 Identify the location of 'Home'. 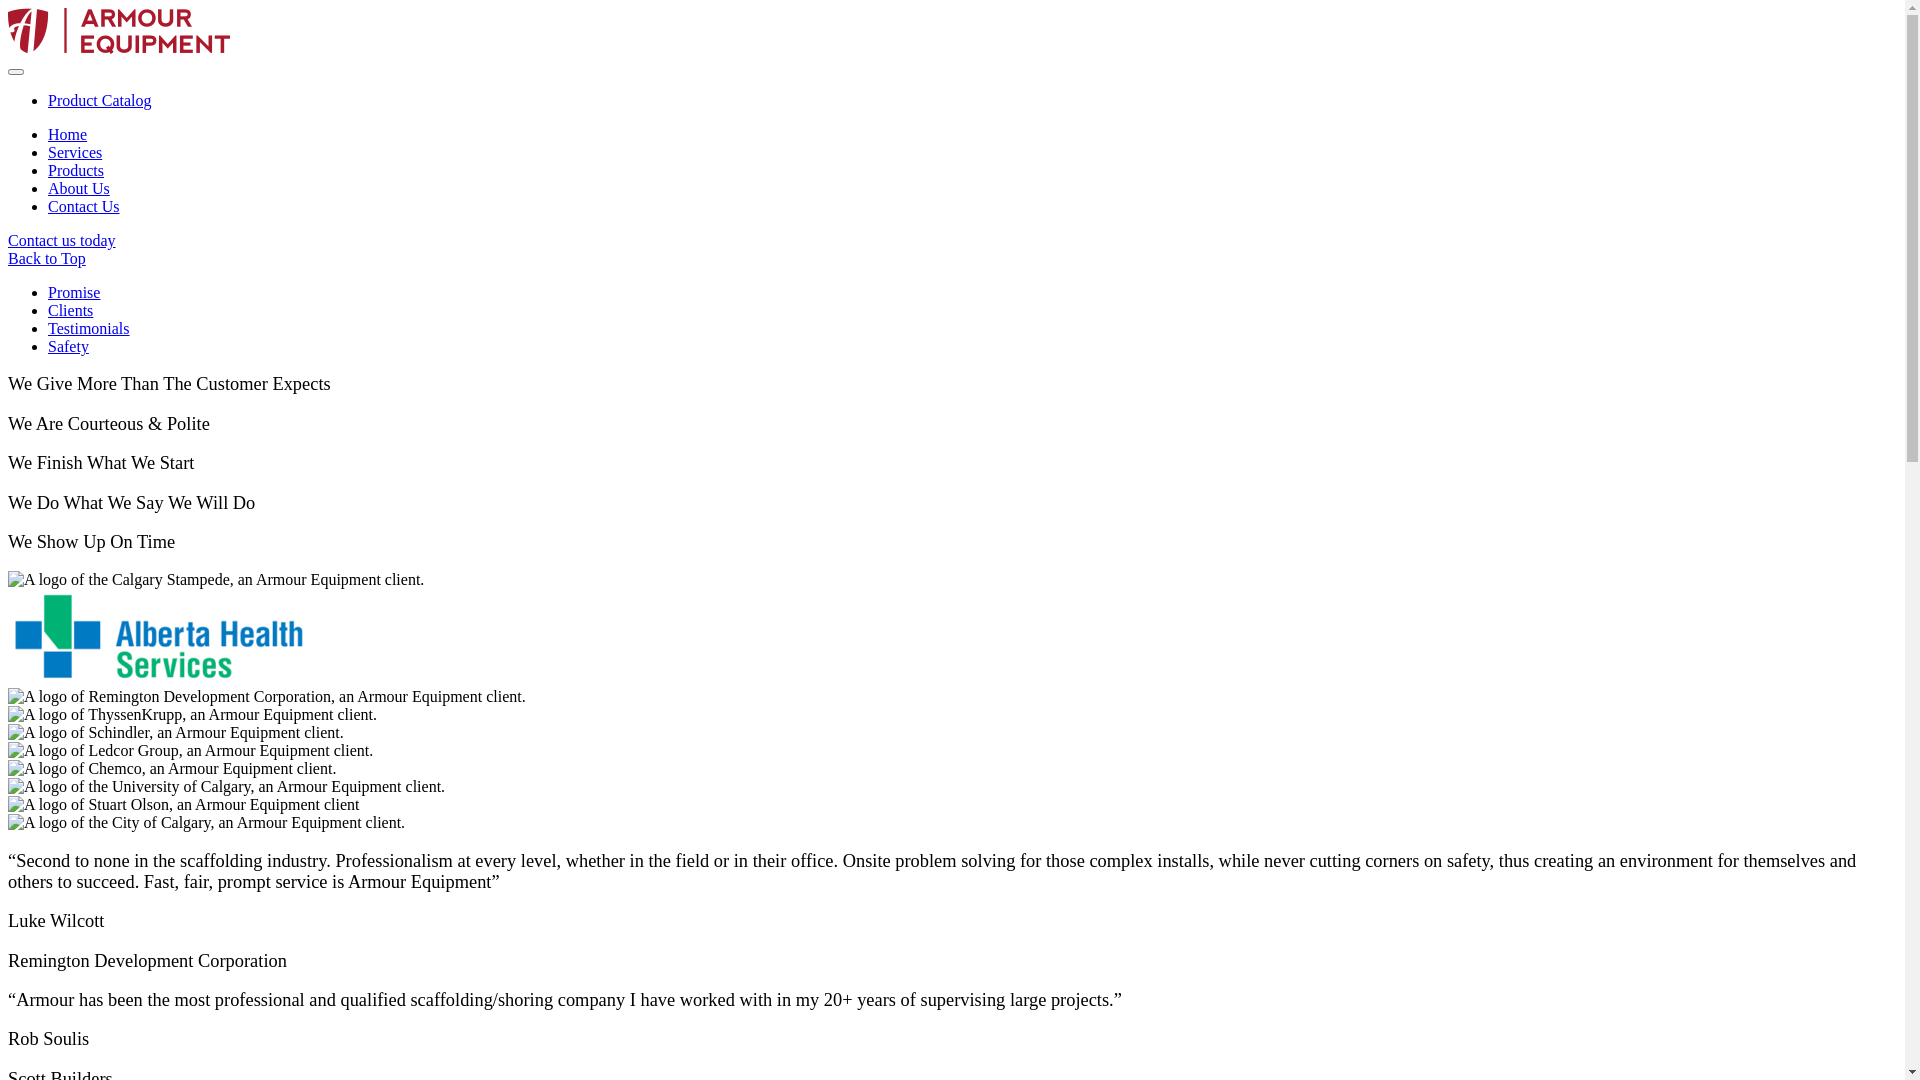
(67, 134).